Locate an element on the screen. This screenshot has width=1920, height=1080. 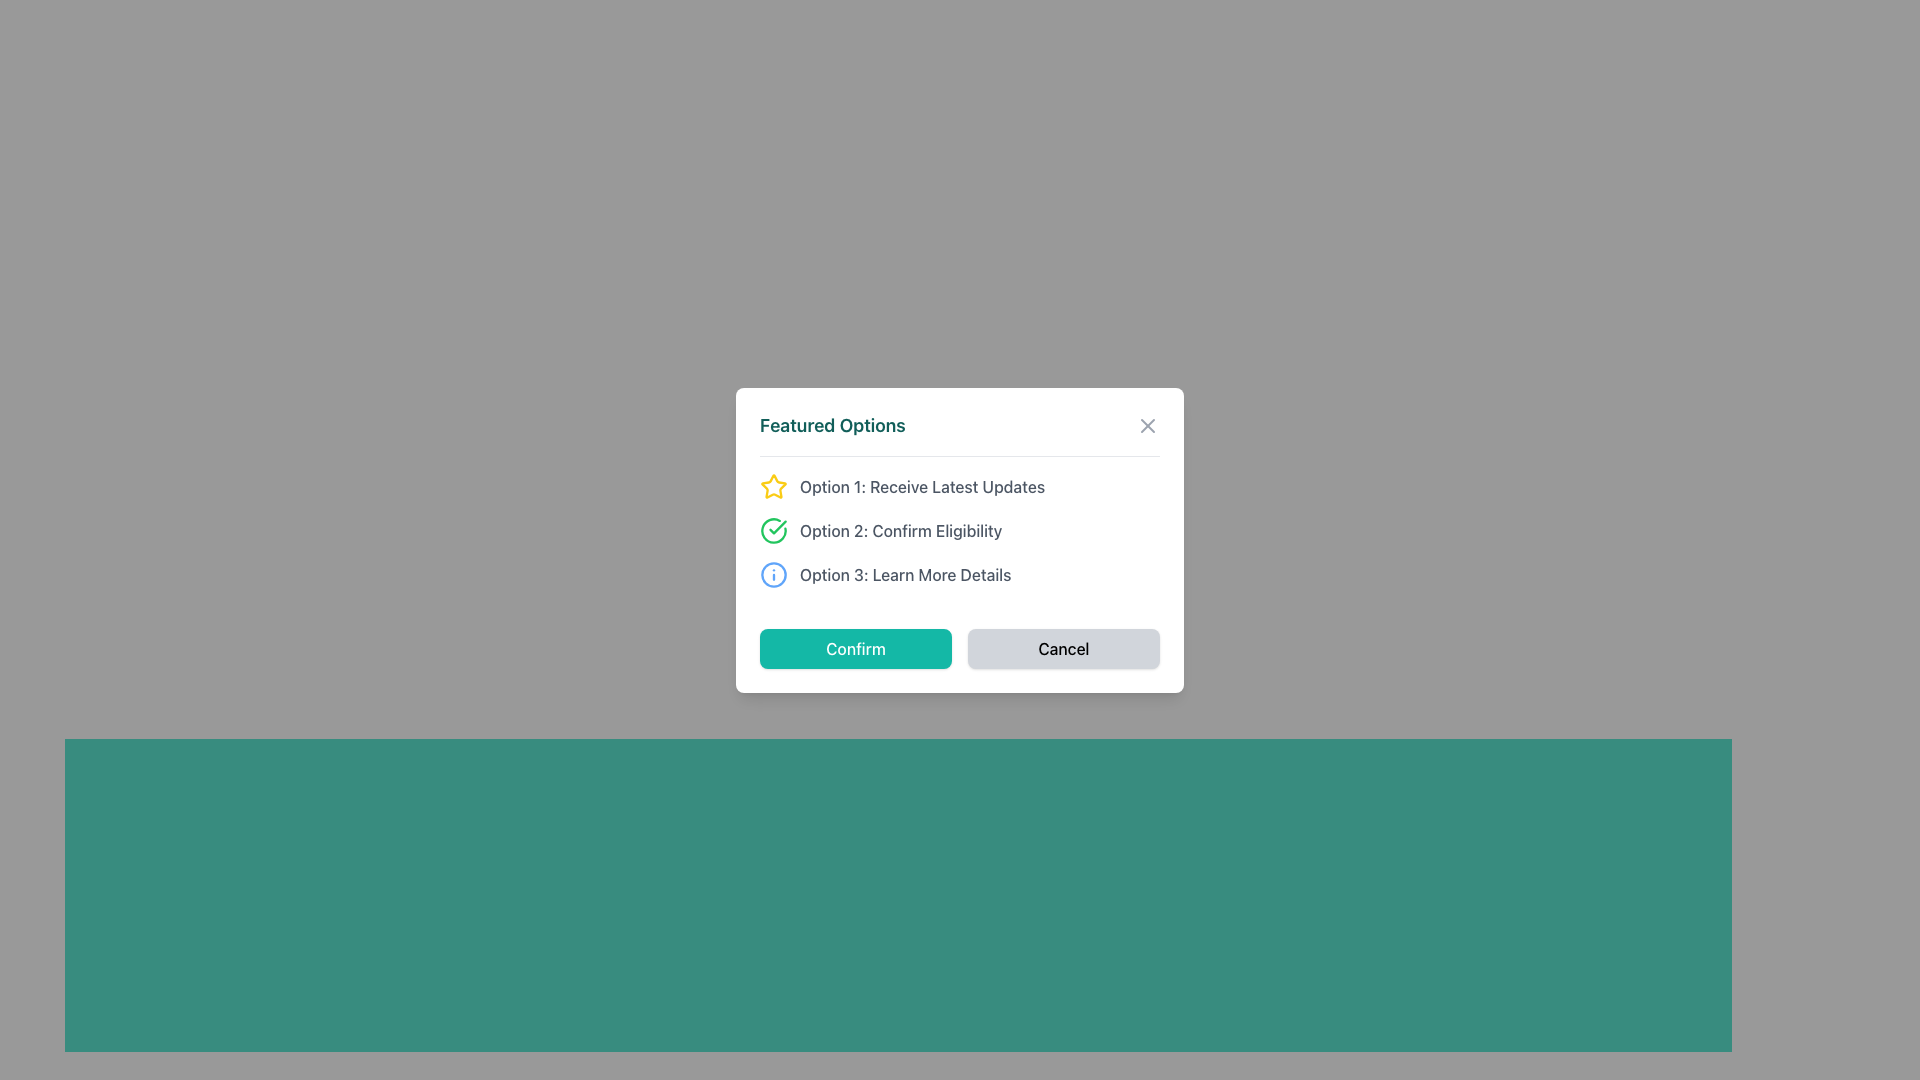
text from the modal dialog box titled 'Featured Options' which contains multiple options and buttons including 'Confirm' and 'Cancel' is located at coordinates (960, 540).